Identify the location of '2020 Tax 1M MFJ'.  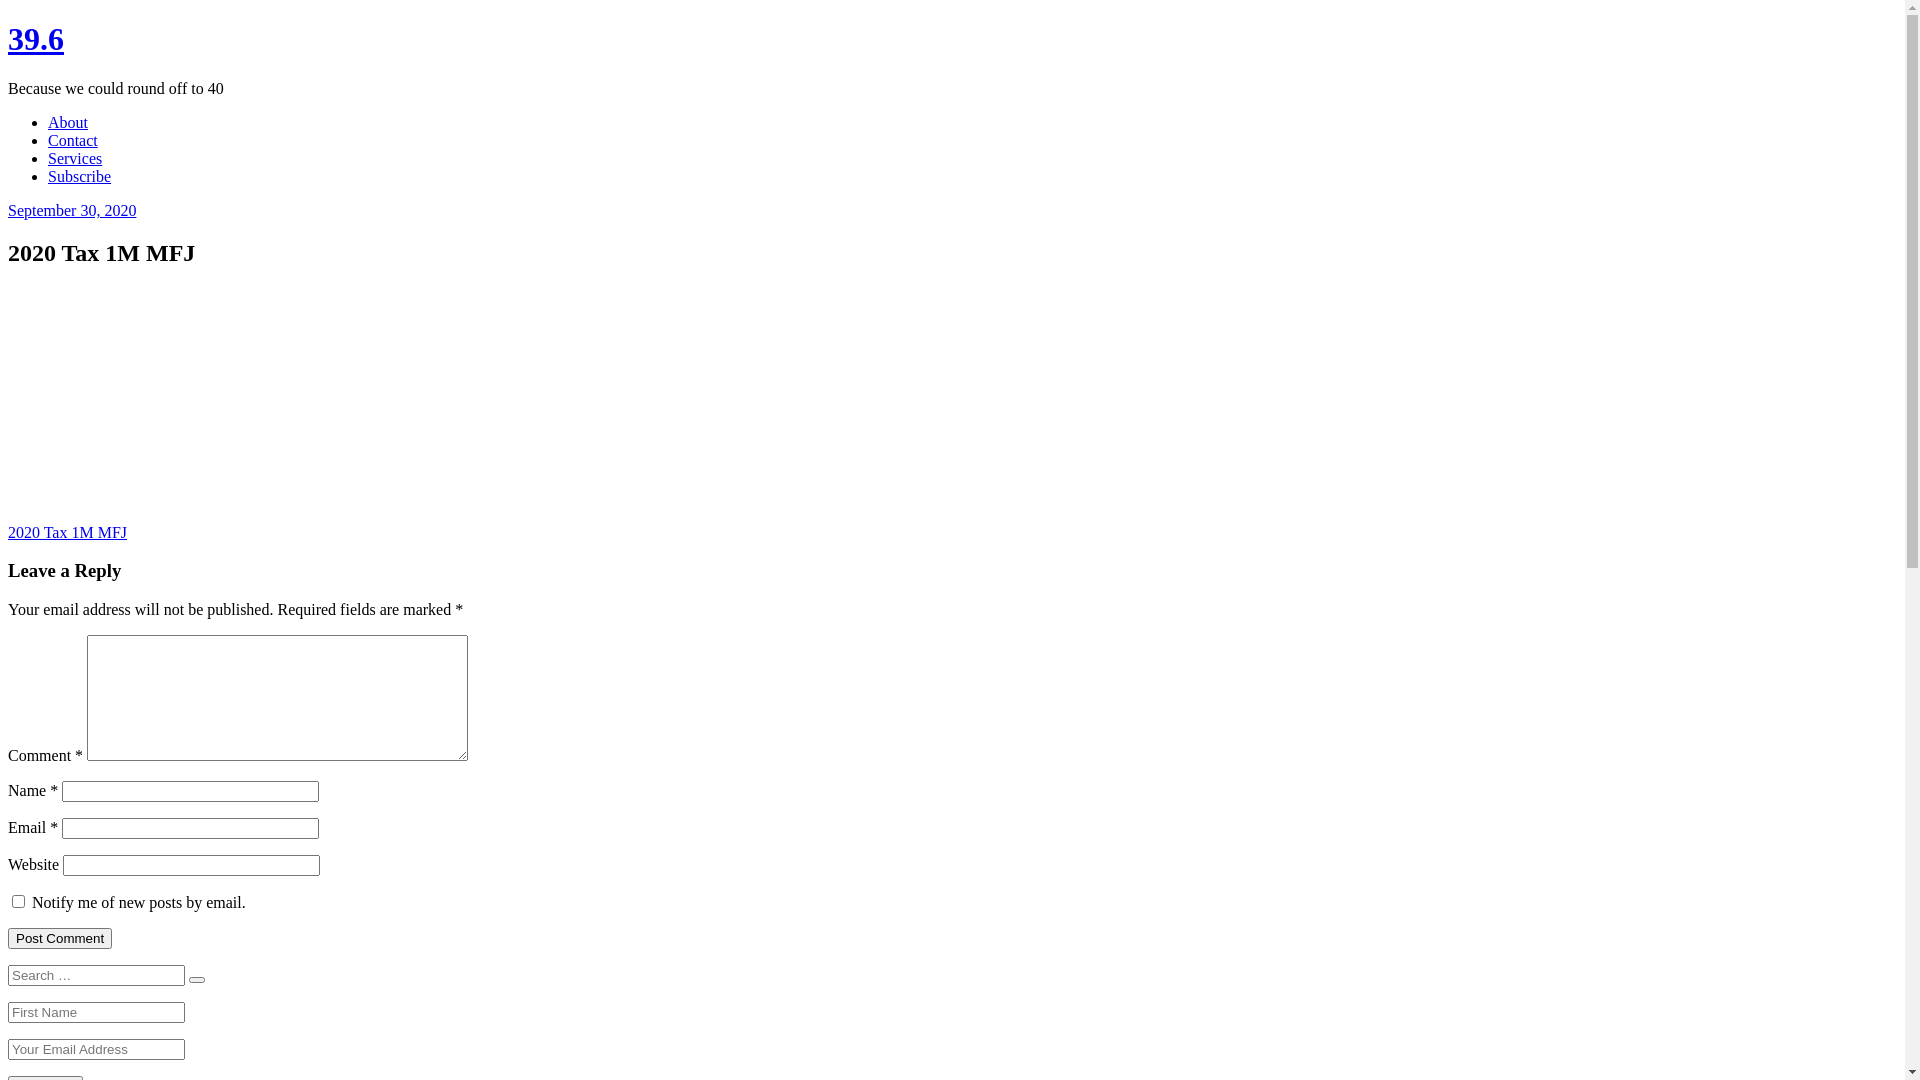
(67, 531).